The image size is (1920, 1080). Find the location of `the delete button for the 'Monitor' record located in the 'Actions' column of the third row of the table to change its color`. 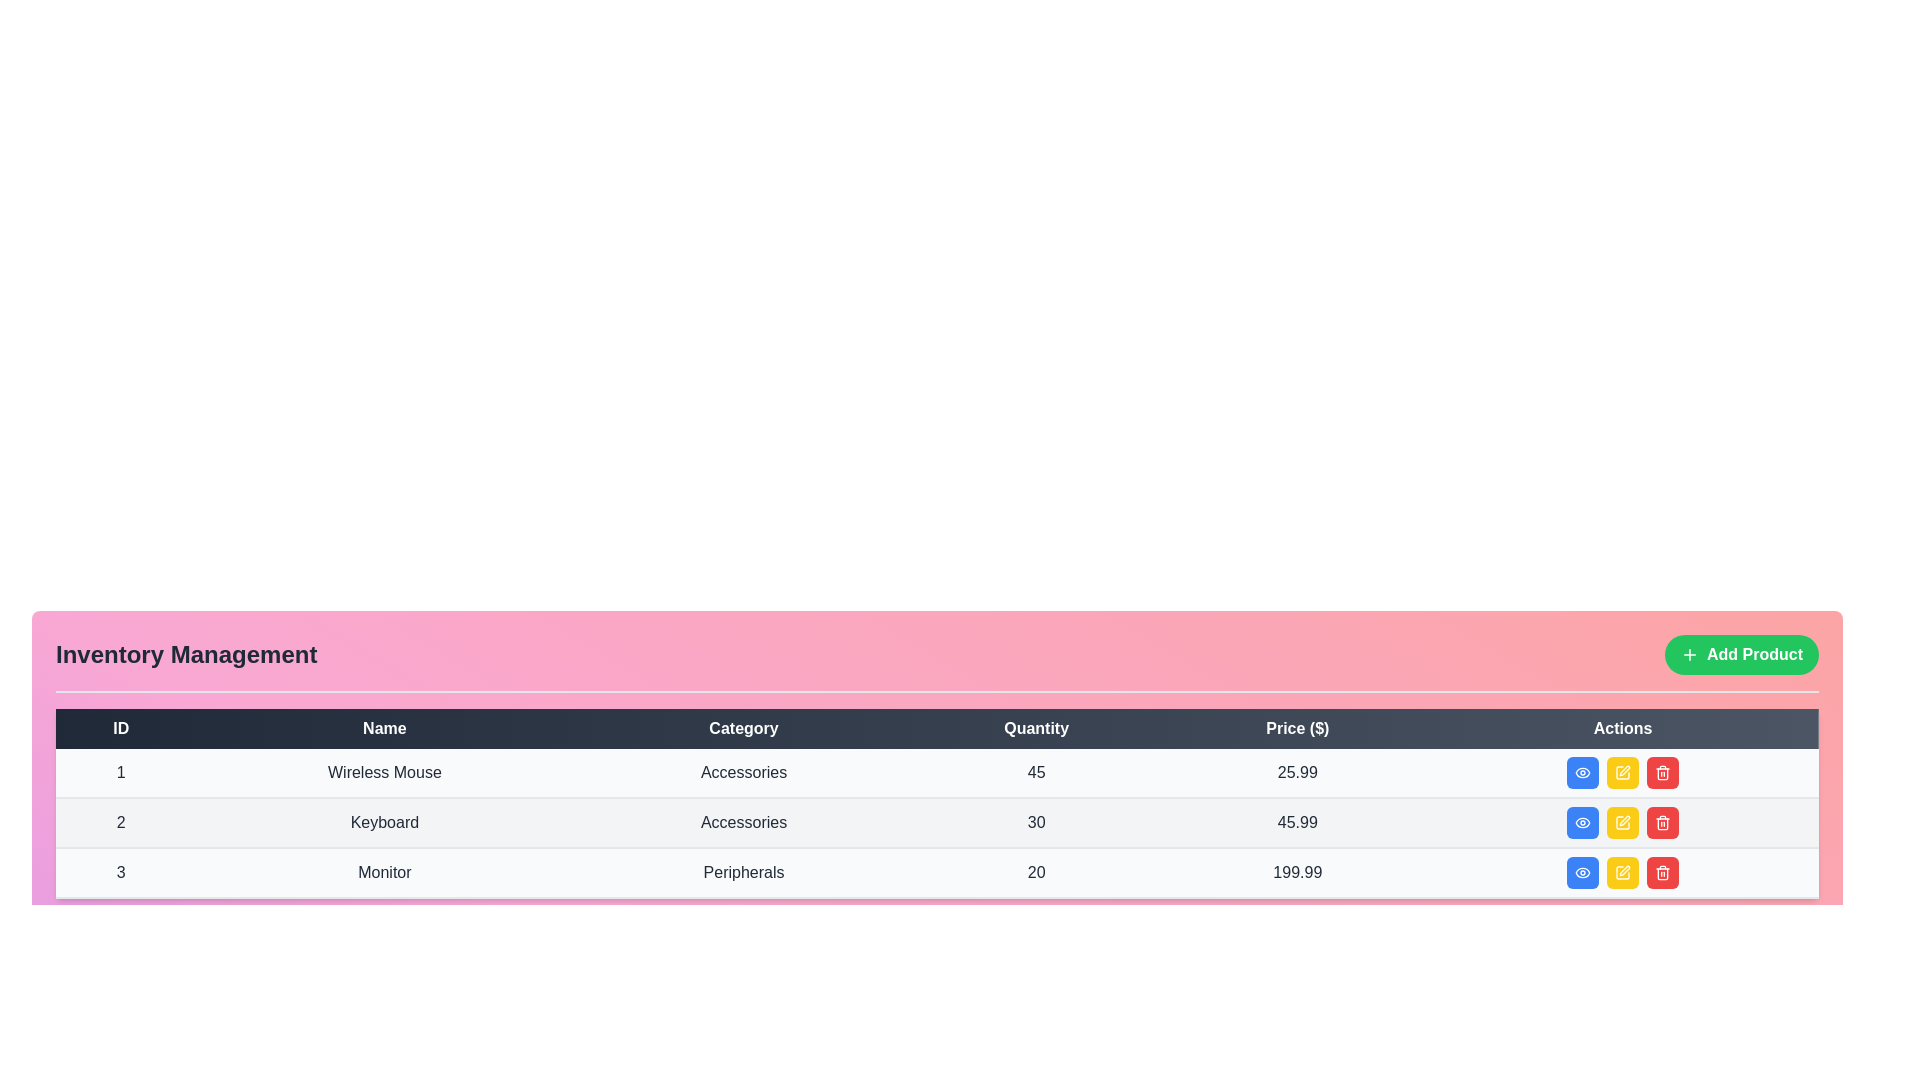

the delete button for the 'Monitor' record located in the 'Actions' column of the third row of the table to change its color is located at coordinates (1663, 871).